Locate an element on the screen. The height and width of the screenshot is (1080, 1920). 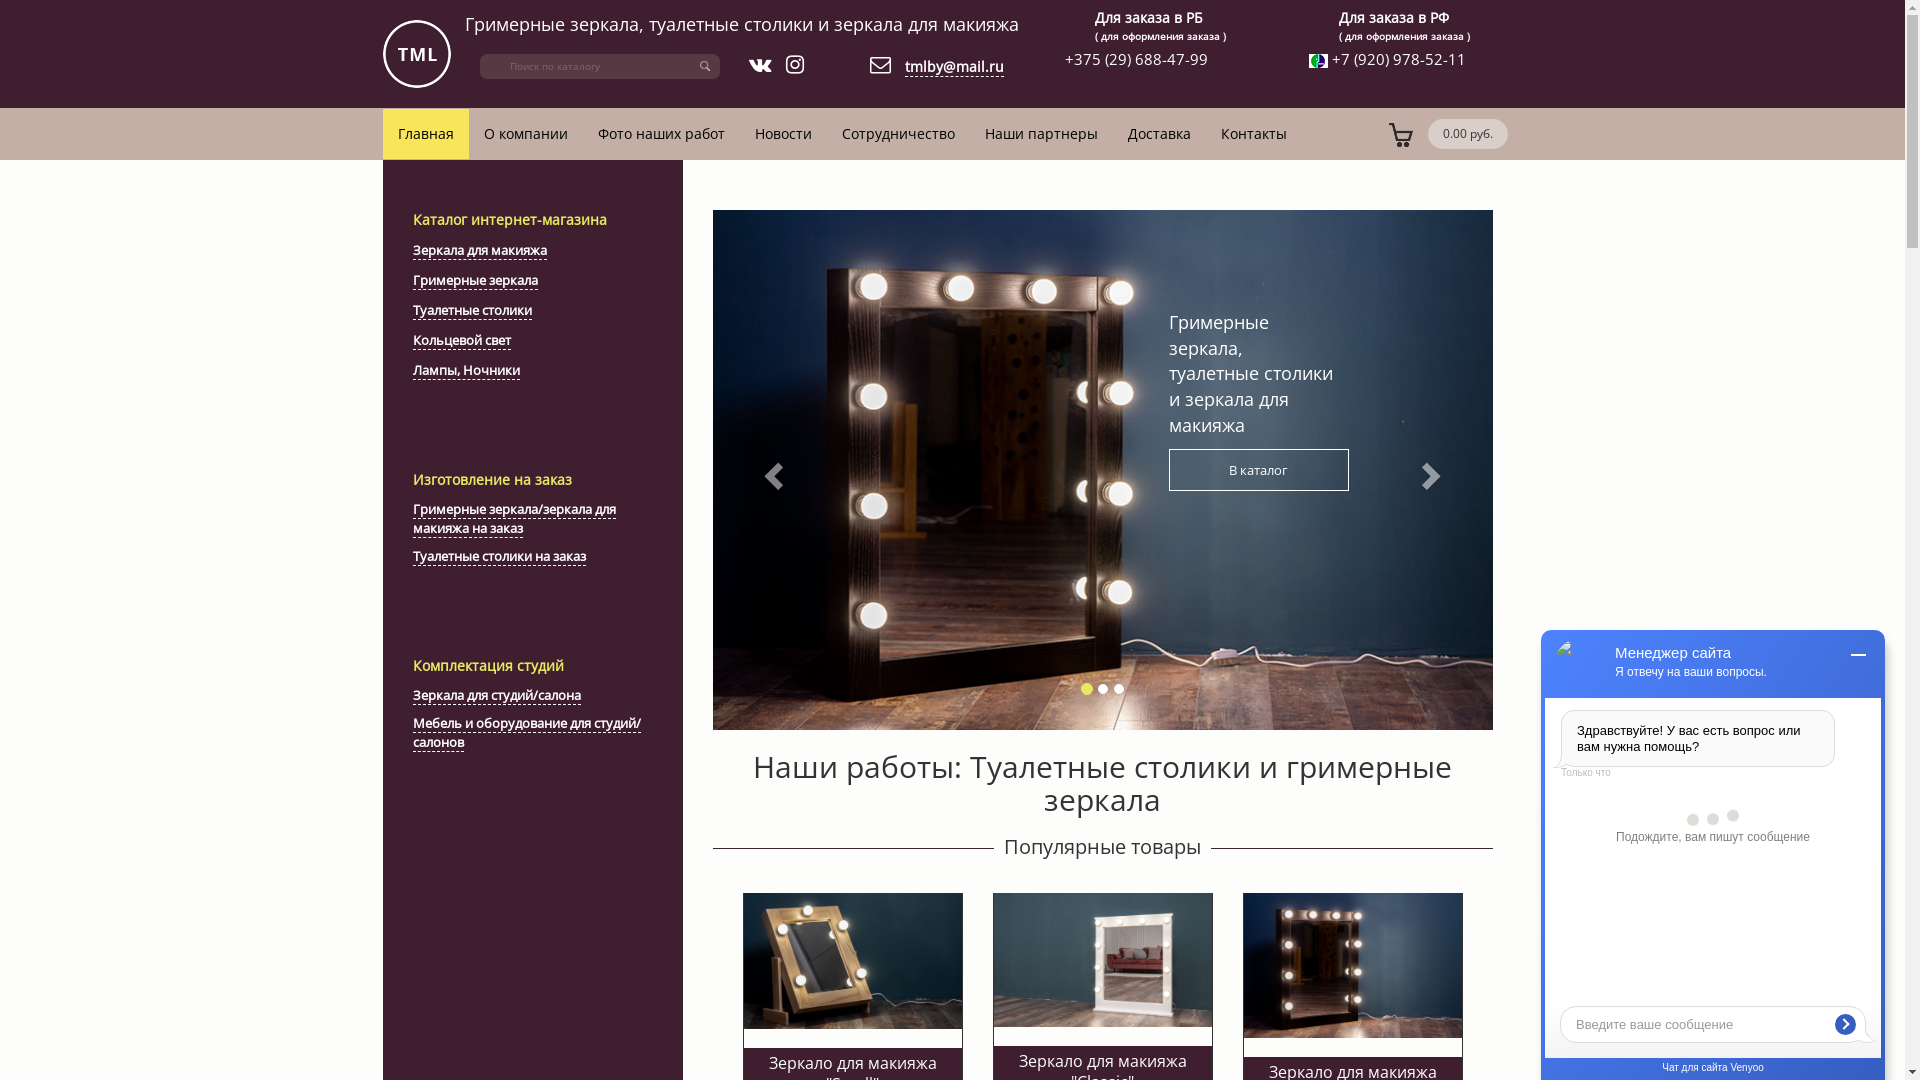
'+375 (29) 688-47-99' is located at coordinates (1136, 57).